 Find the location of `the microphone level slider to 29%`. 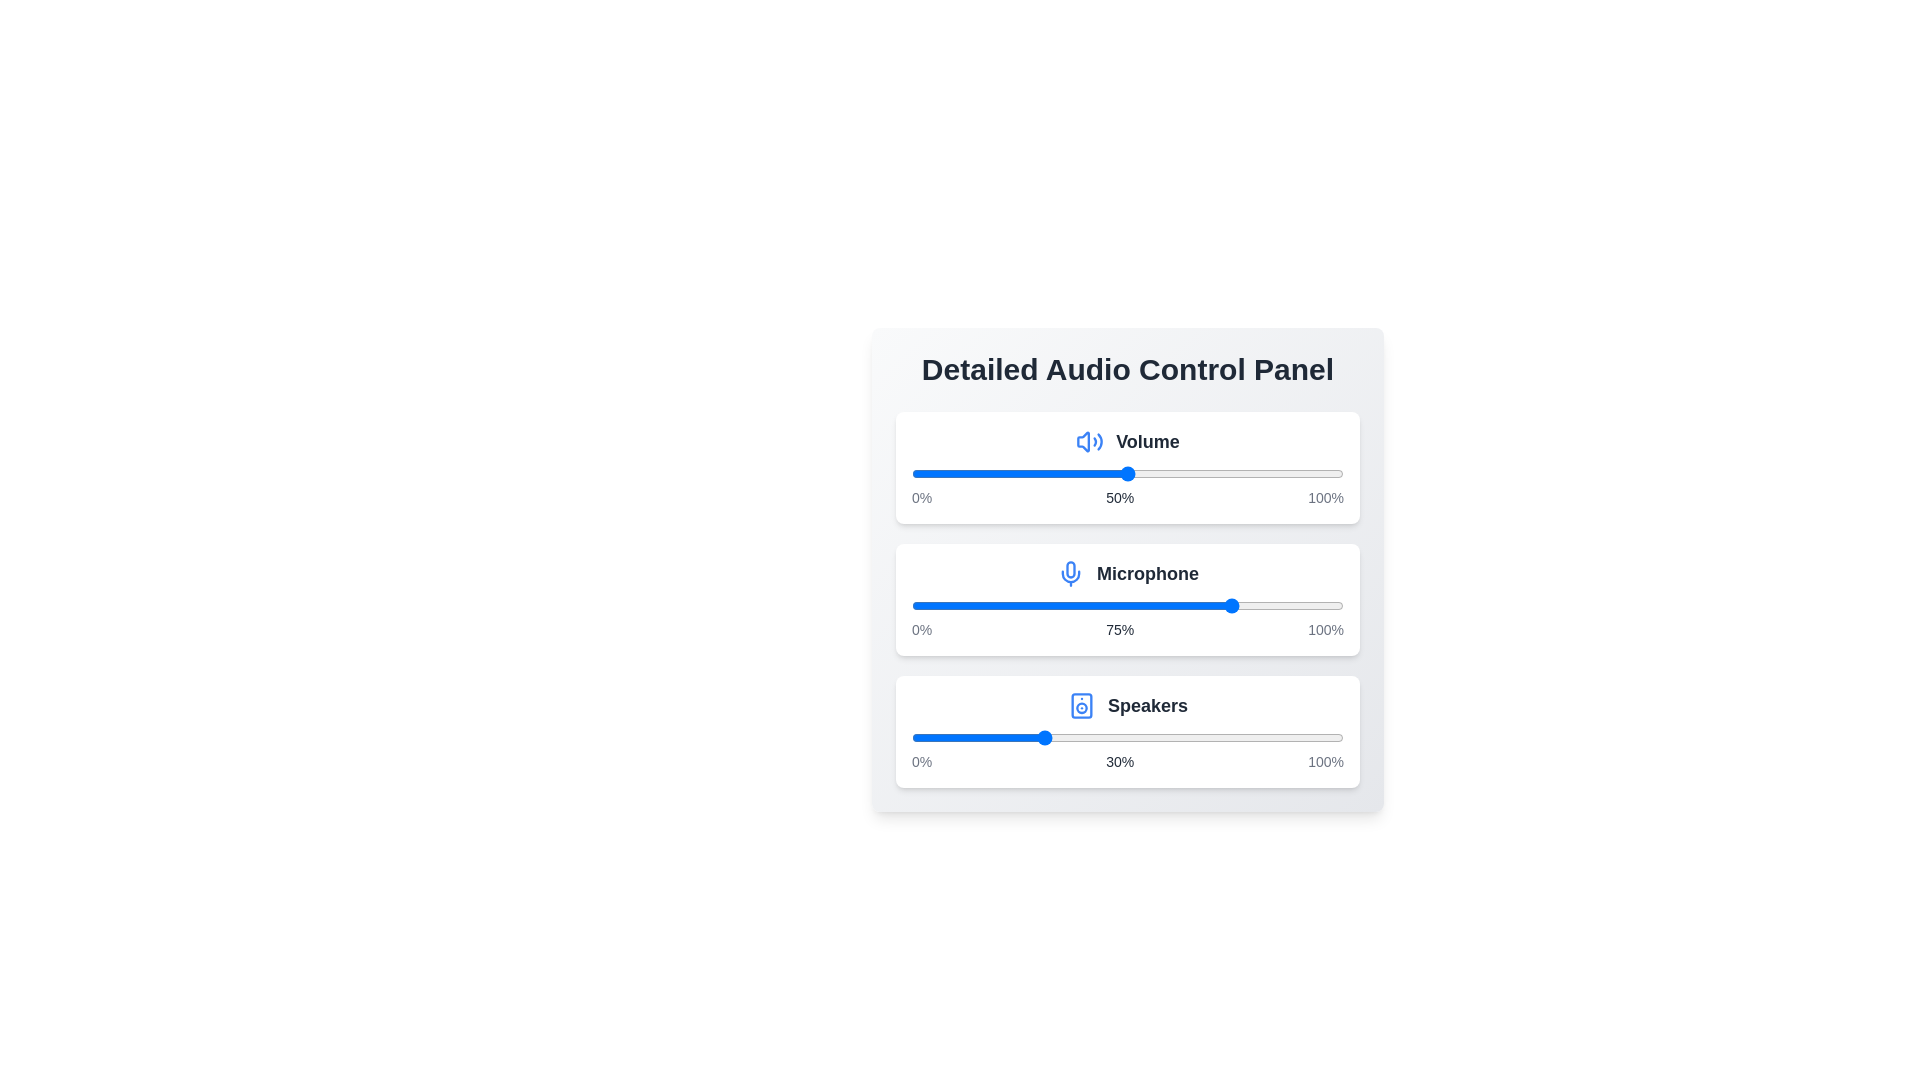

the microphone level slider to 29% is located at coordinates (1037, 604).